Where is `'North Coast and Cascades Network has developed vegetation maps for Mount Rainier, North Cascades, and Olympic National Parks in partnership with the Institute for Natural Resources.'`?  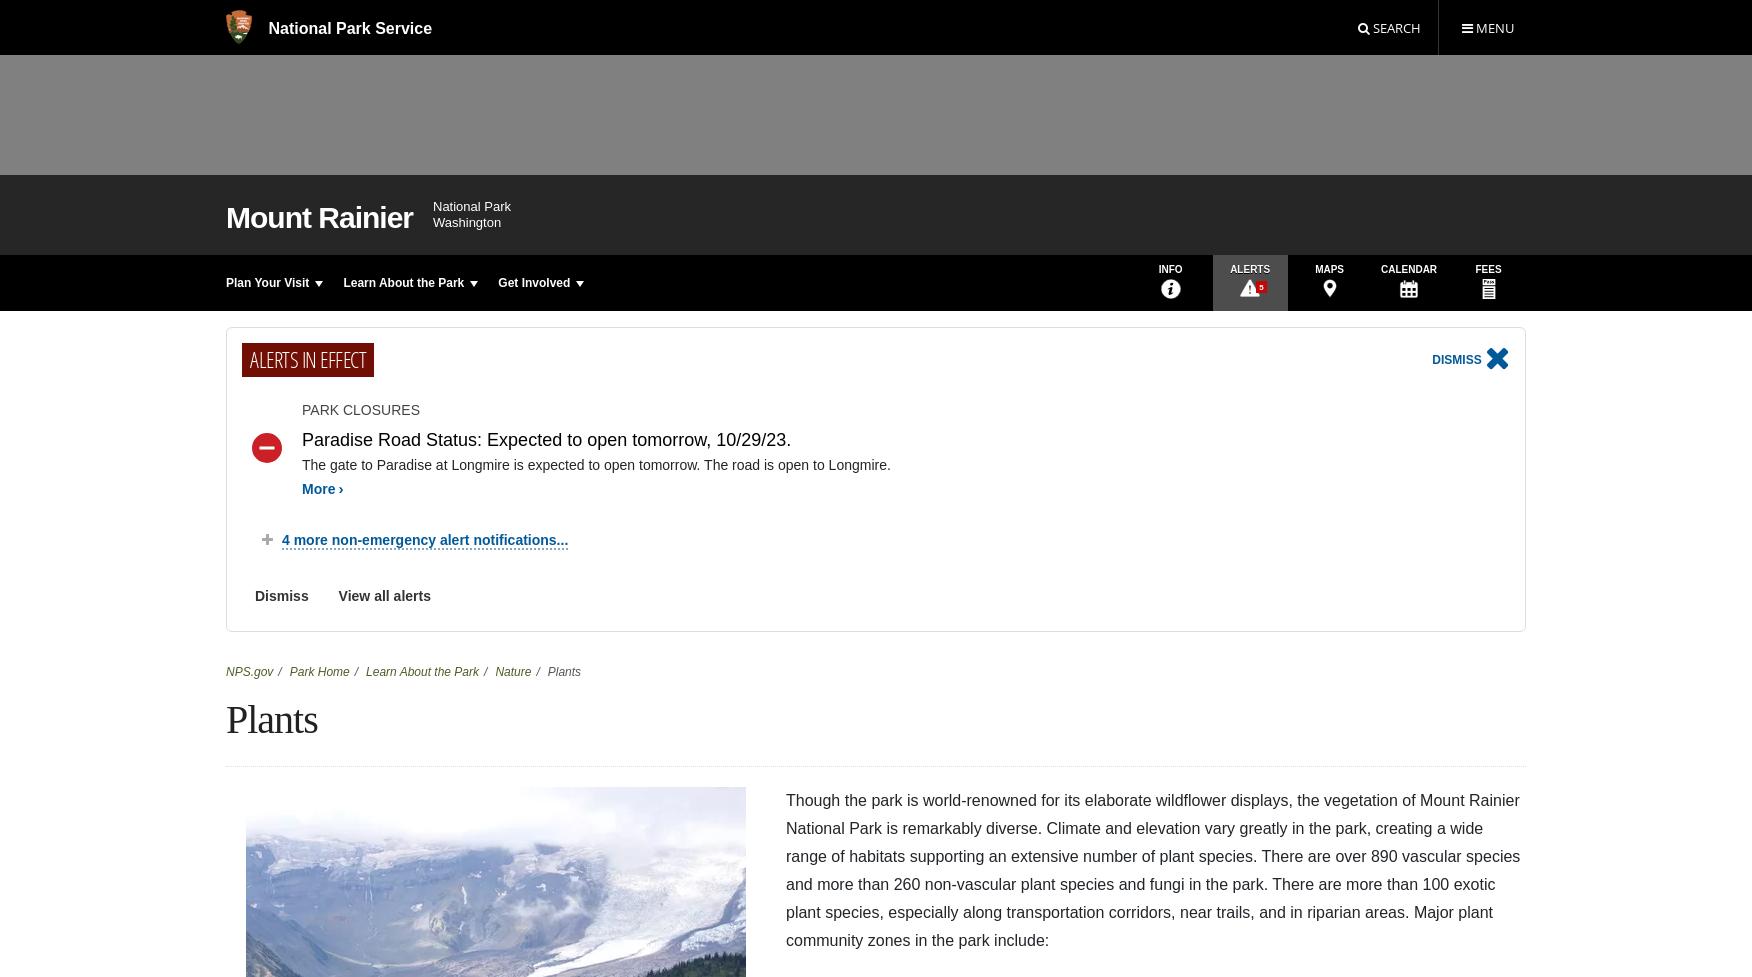 'North Coast and Cascades Network has developed vegetation maps for Mount Rainier, North Cascades, and Olympic National Parks in partnership with the Institute for Natural Resources.' is located at coordinates (761, 422).